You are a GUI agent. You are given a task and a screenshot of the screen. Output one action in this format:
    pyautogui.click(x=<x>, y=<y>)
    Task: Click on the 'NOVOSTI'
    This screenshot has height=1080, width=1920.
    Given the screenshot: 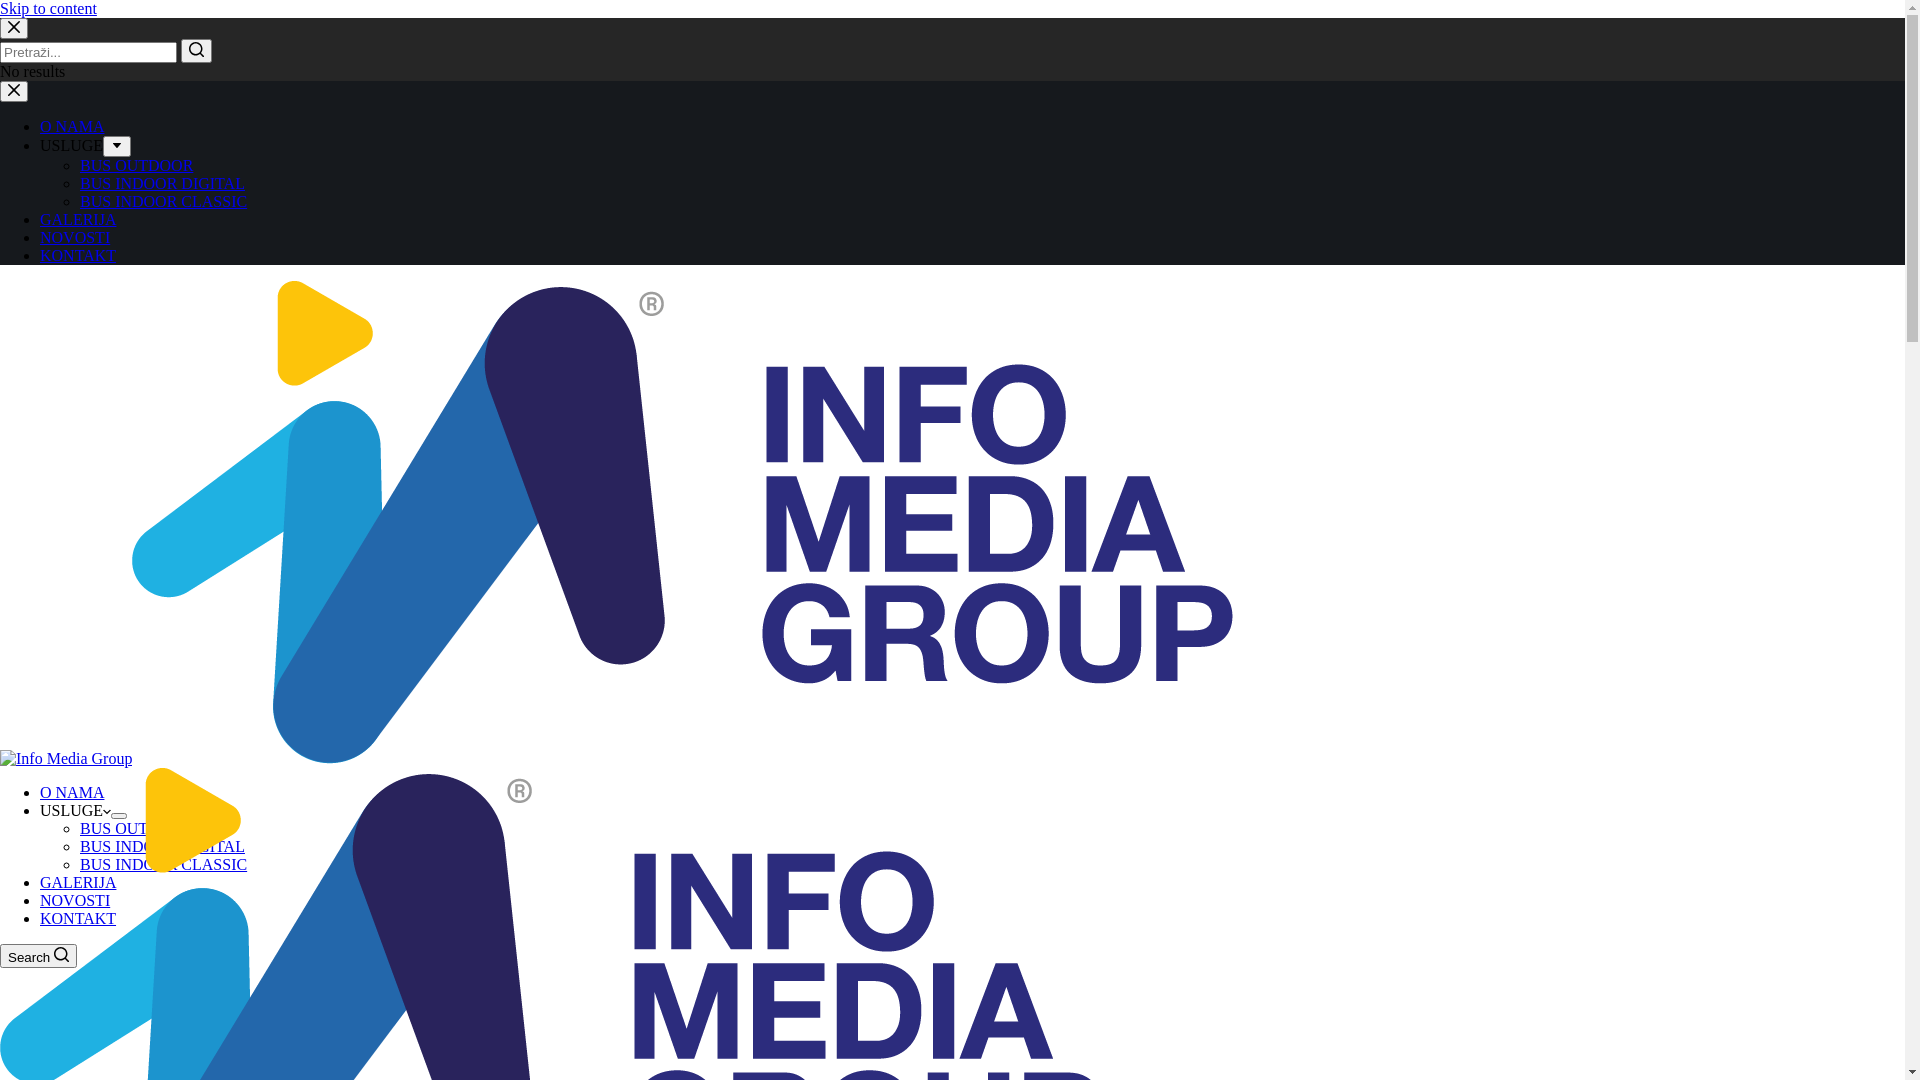 What is the action you would take?
    pyautogui.click(x=75, y=900)
    